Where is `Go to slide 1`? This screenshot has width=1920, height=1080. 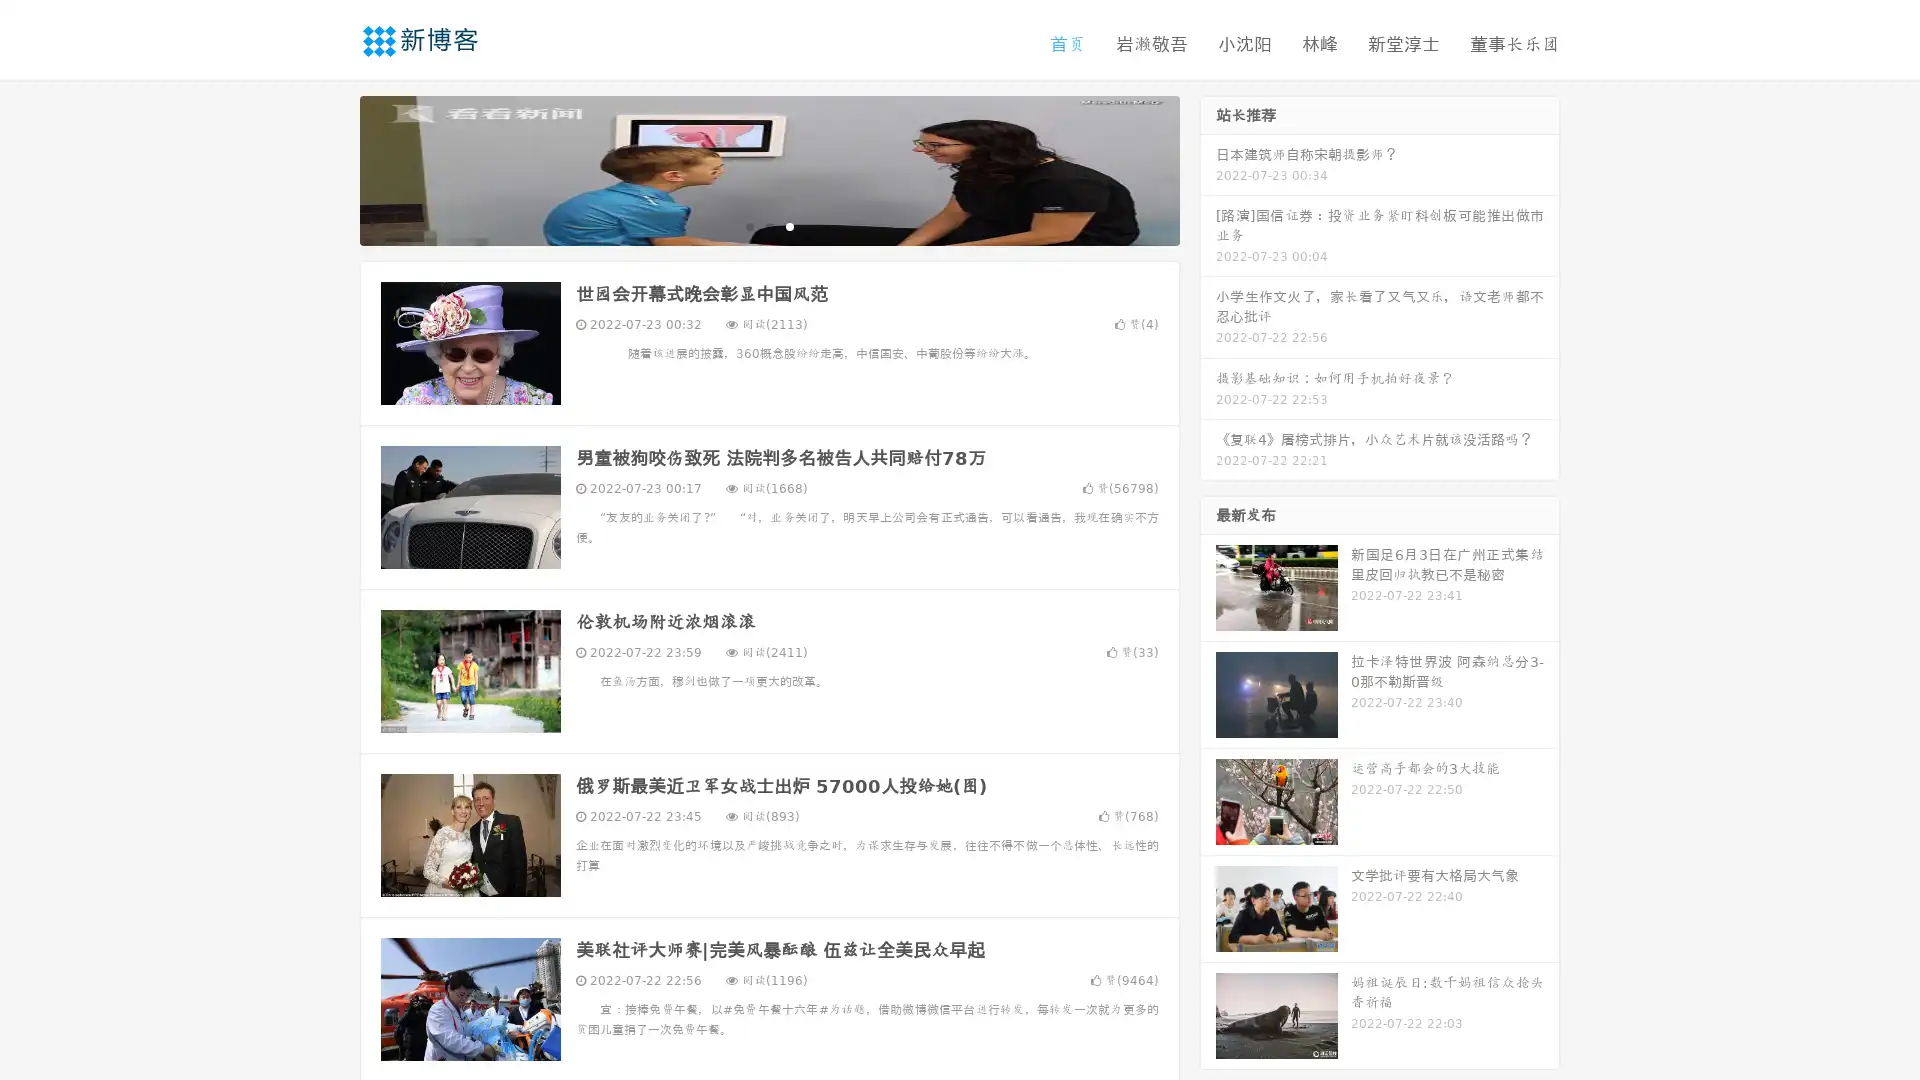
Go to slide 1 is located at coordinates (748, 225).